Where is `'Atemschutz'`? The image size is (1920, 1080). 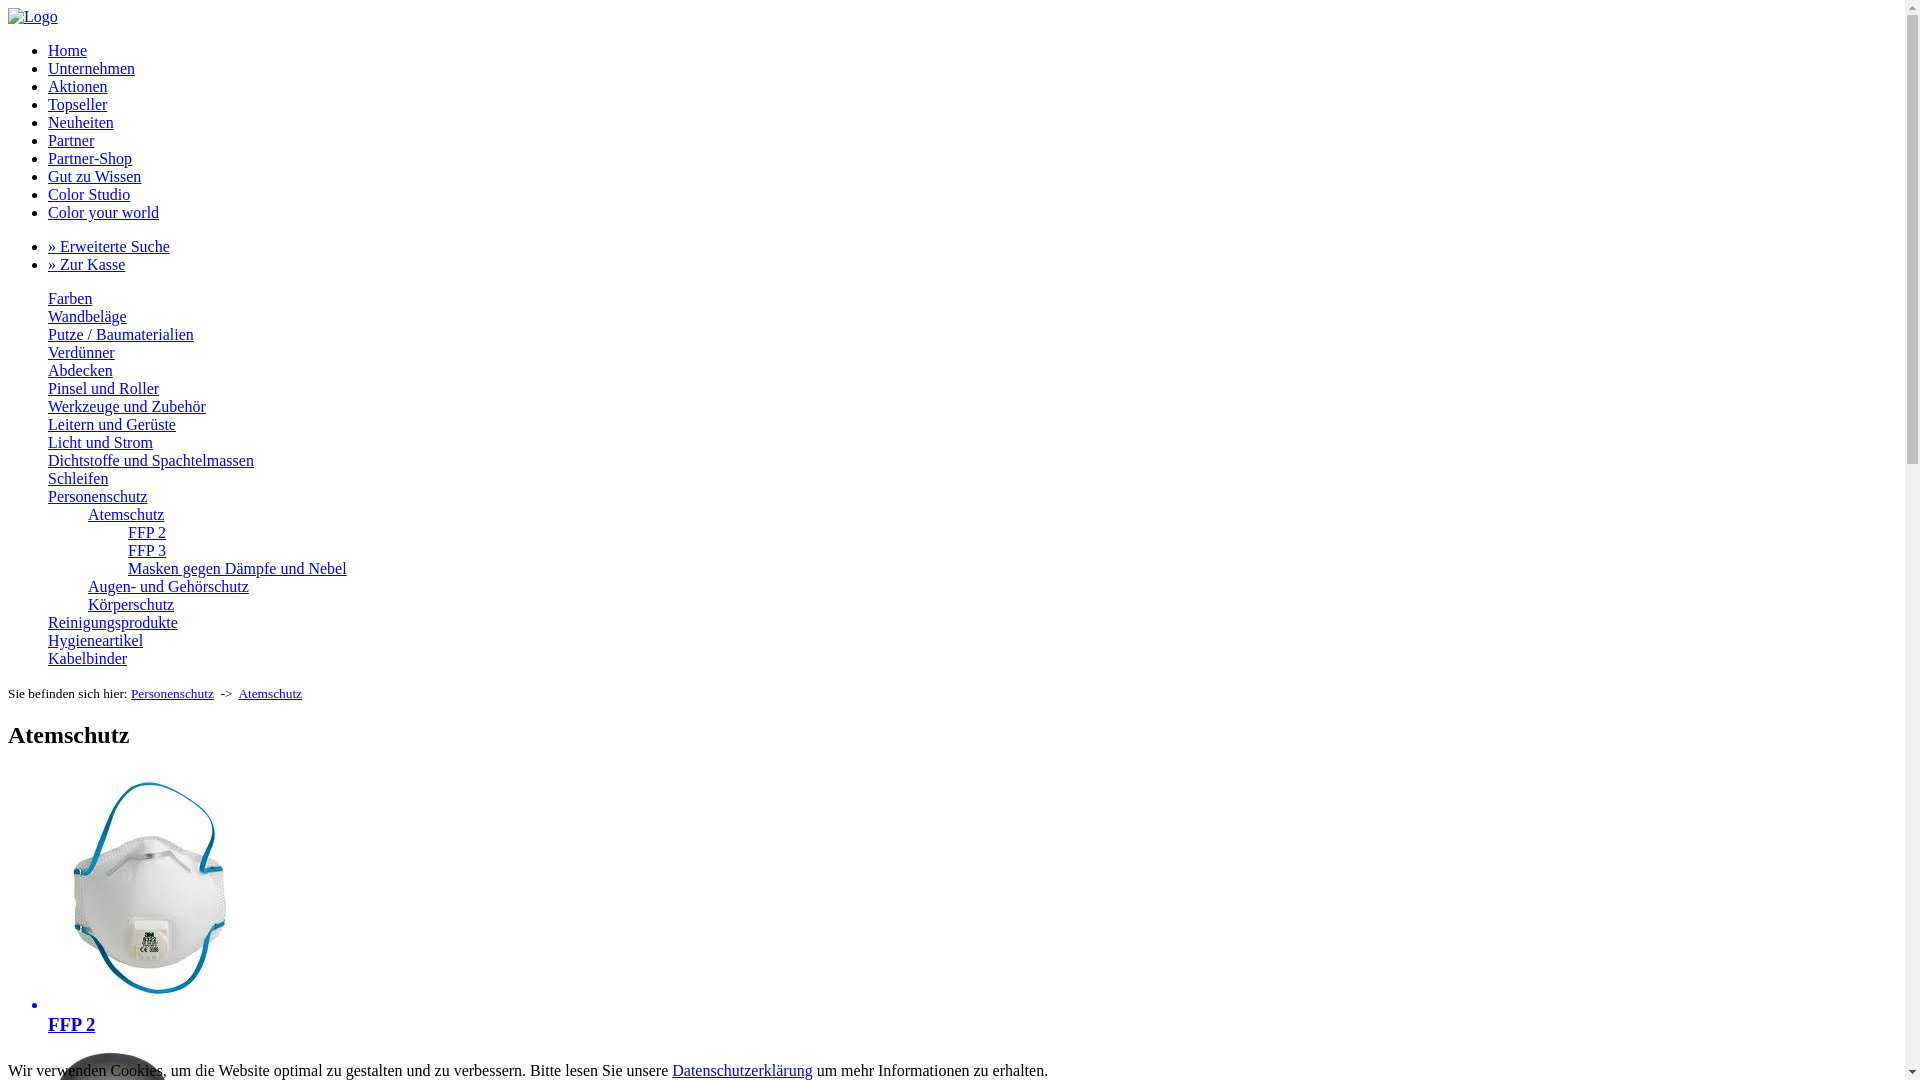 'Atemschutz' is located at coordinates (268, 692).